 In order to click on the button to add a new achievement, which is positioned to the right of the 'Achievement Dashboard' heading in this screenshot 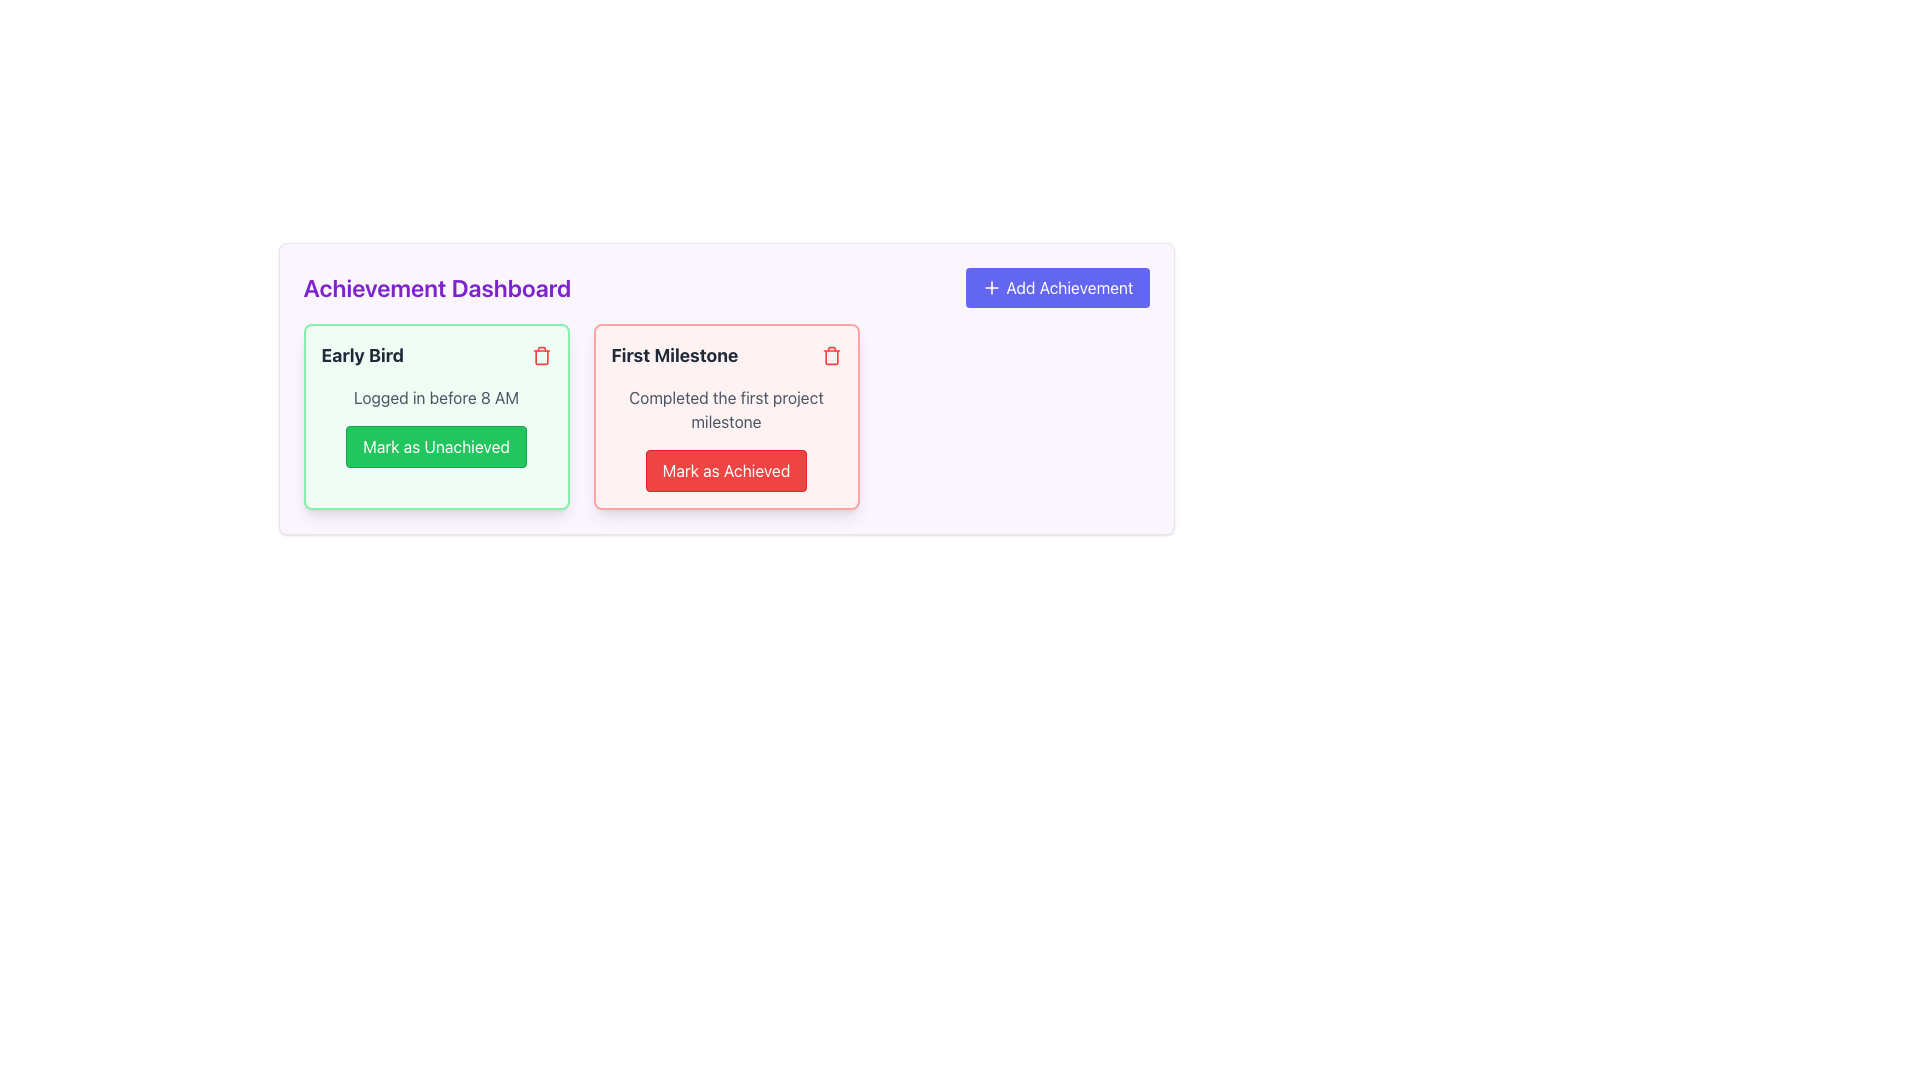, I will do `click(1056, 288)`.